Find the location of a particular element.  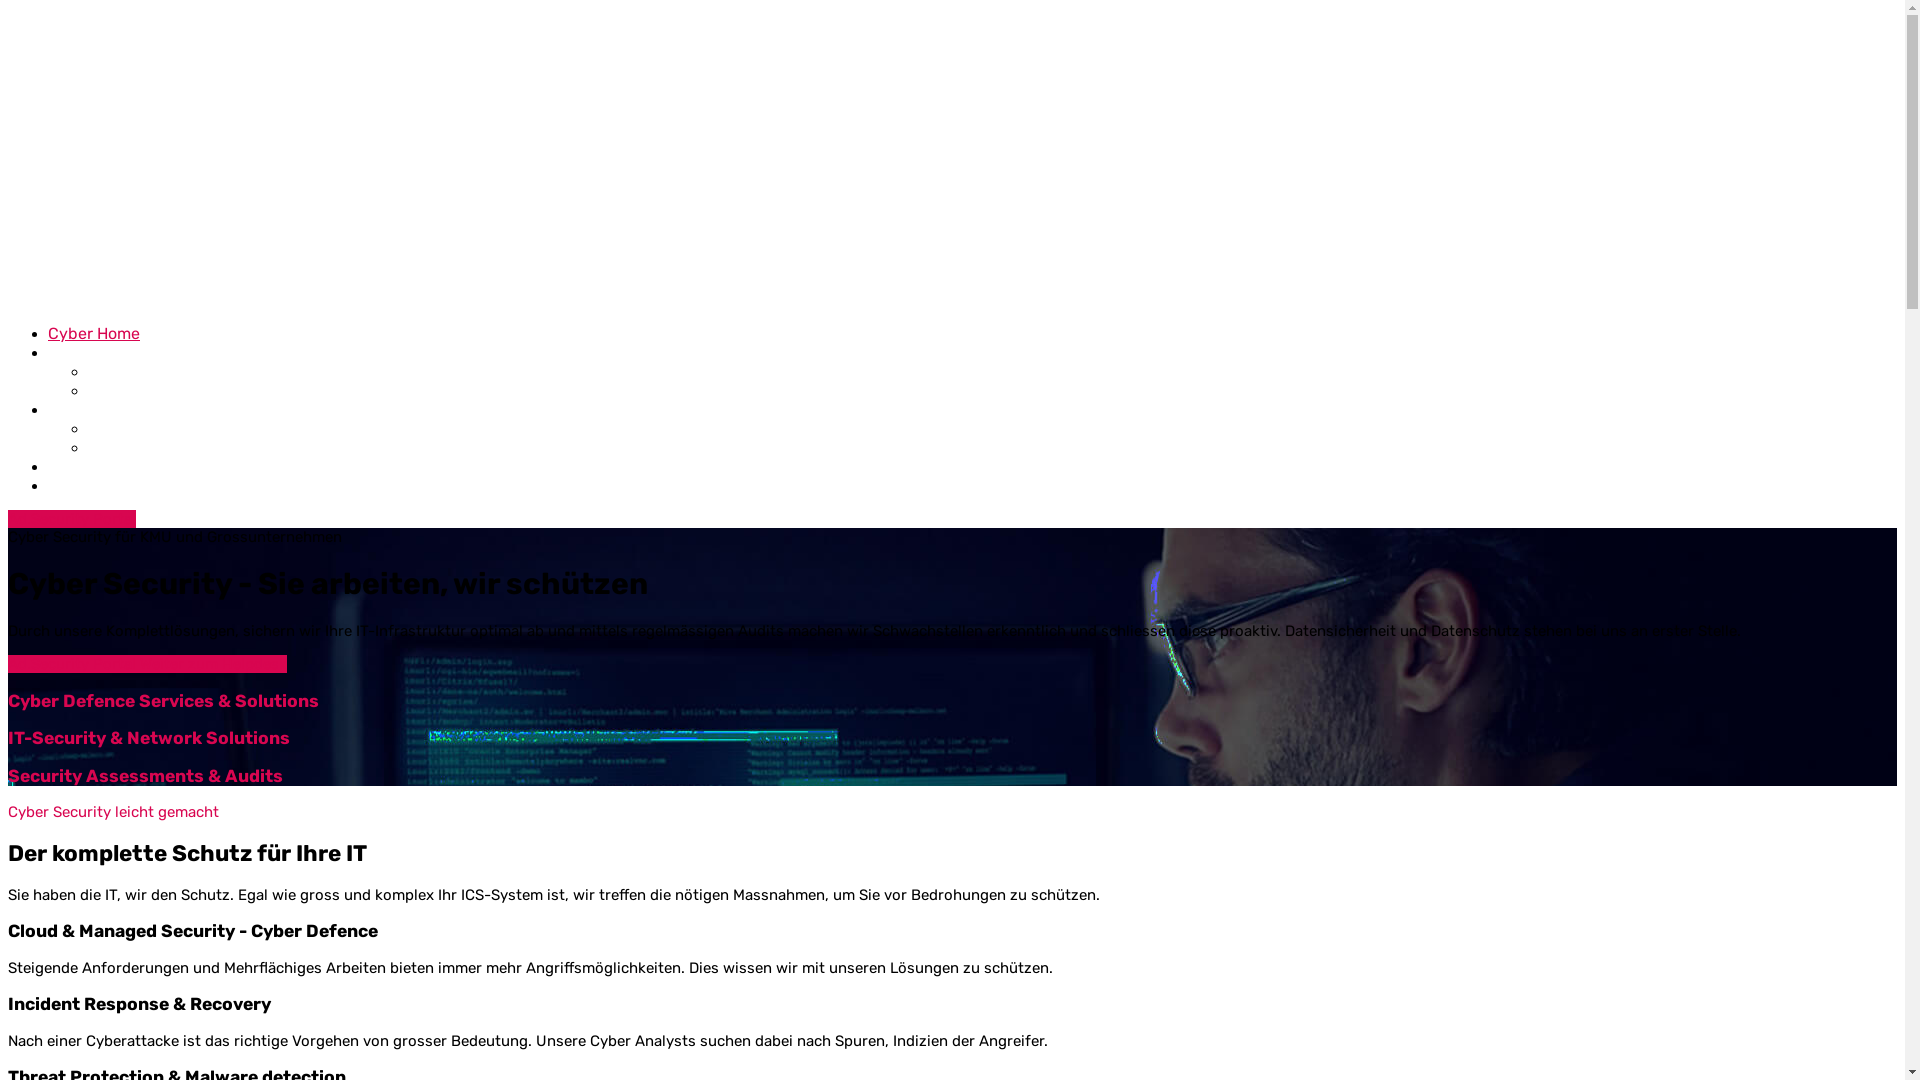

'Ad.Security Portal' is located at coordinates (73, 663).